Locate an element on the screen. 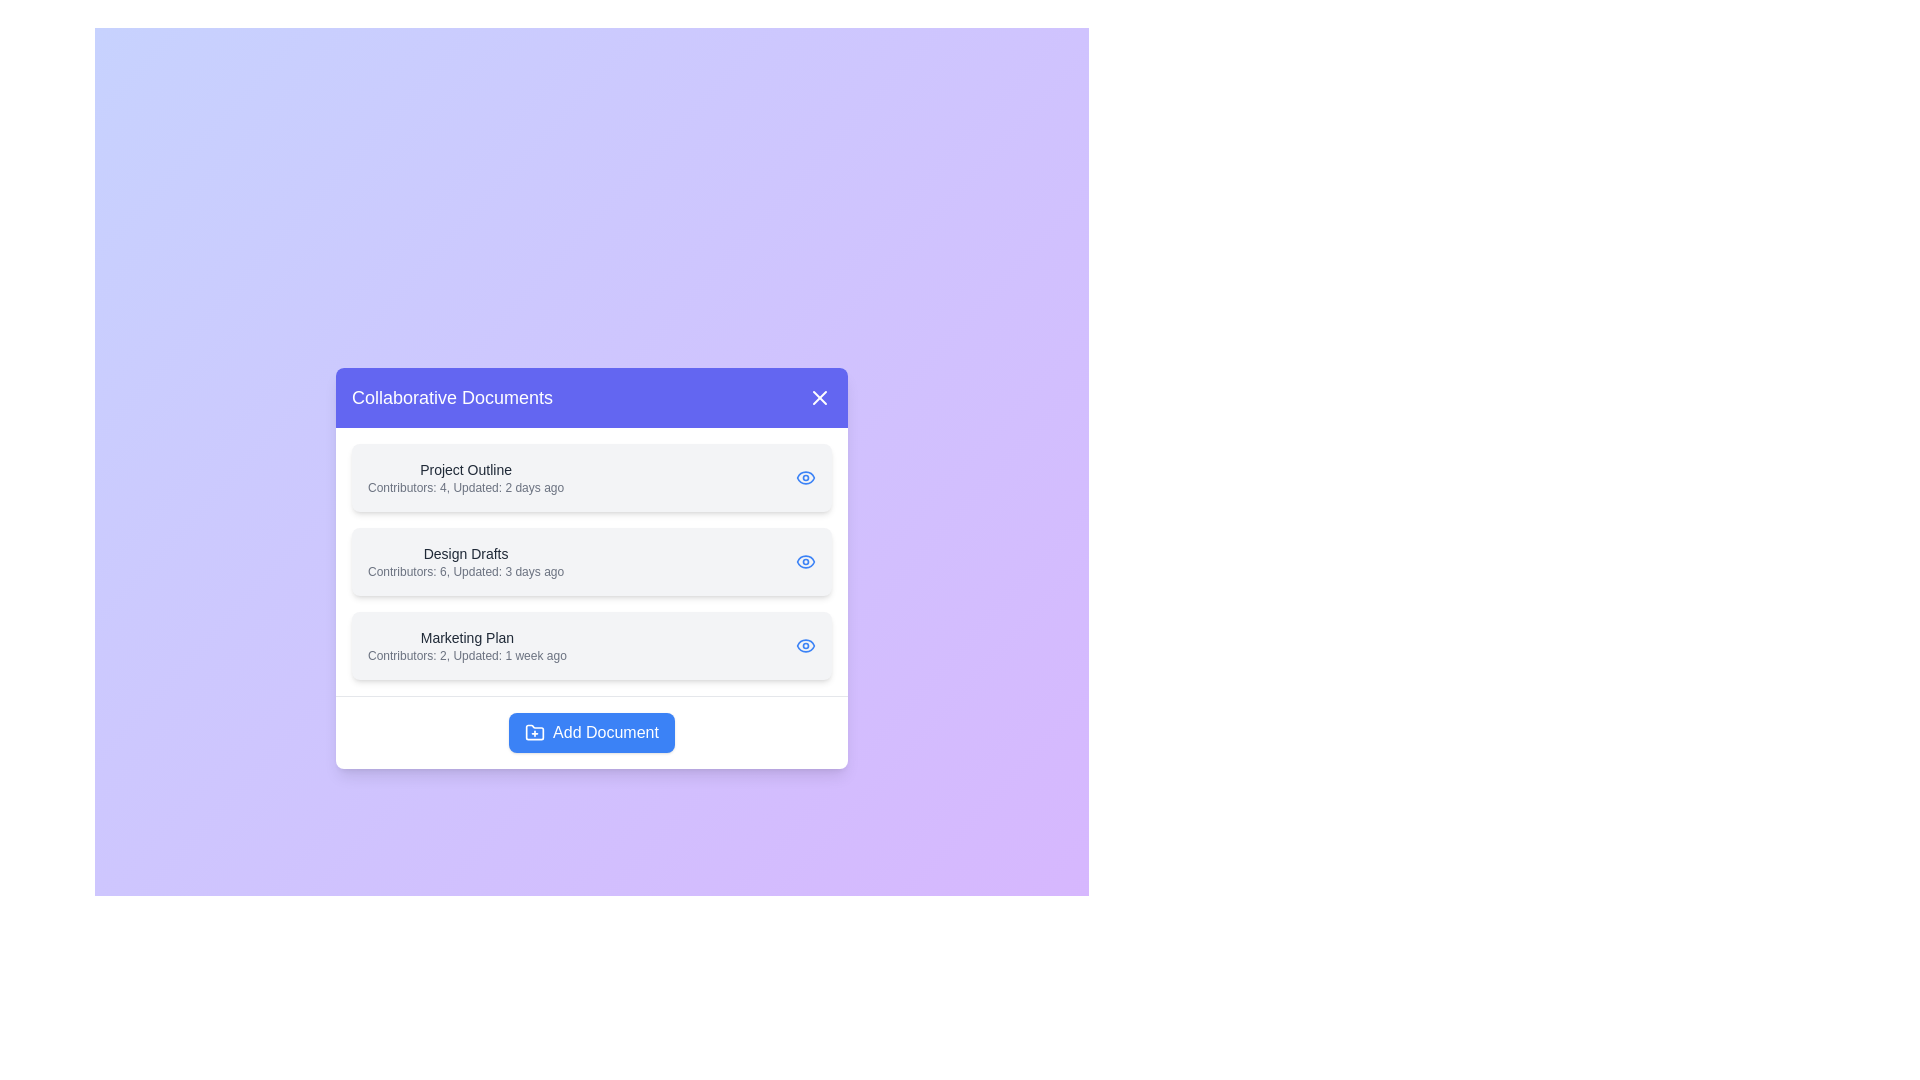  'Add Document' button to initiate the addition of a new document is located at coordinates (590, 732).